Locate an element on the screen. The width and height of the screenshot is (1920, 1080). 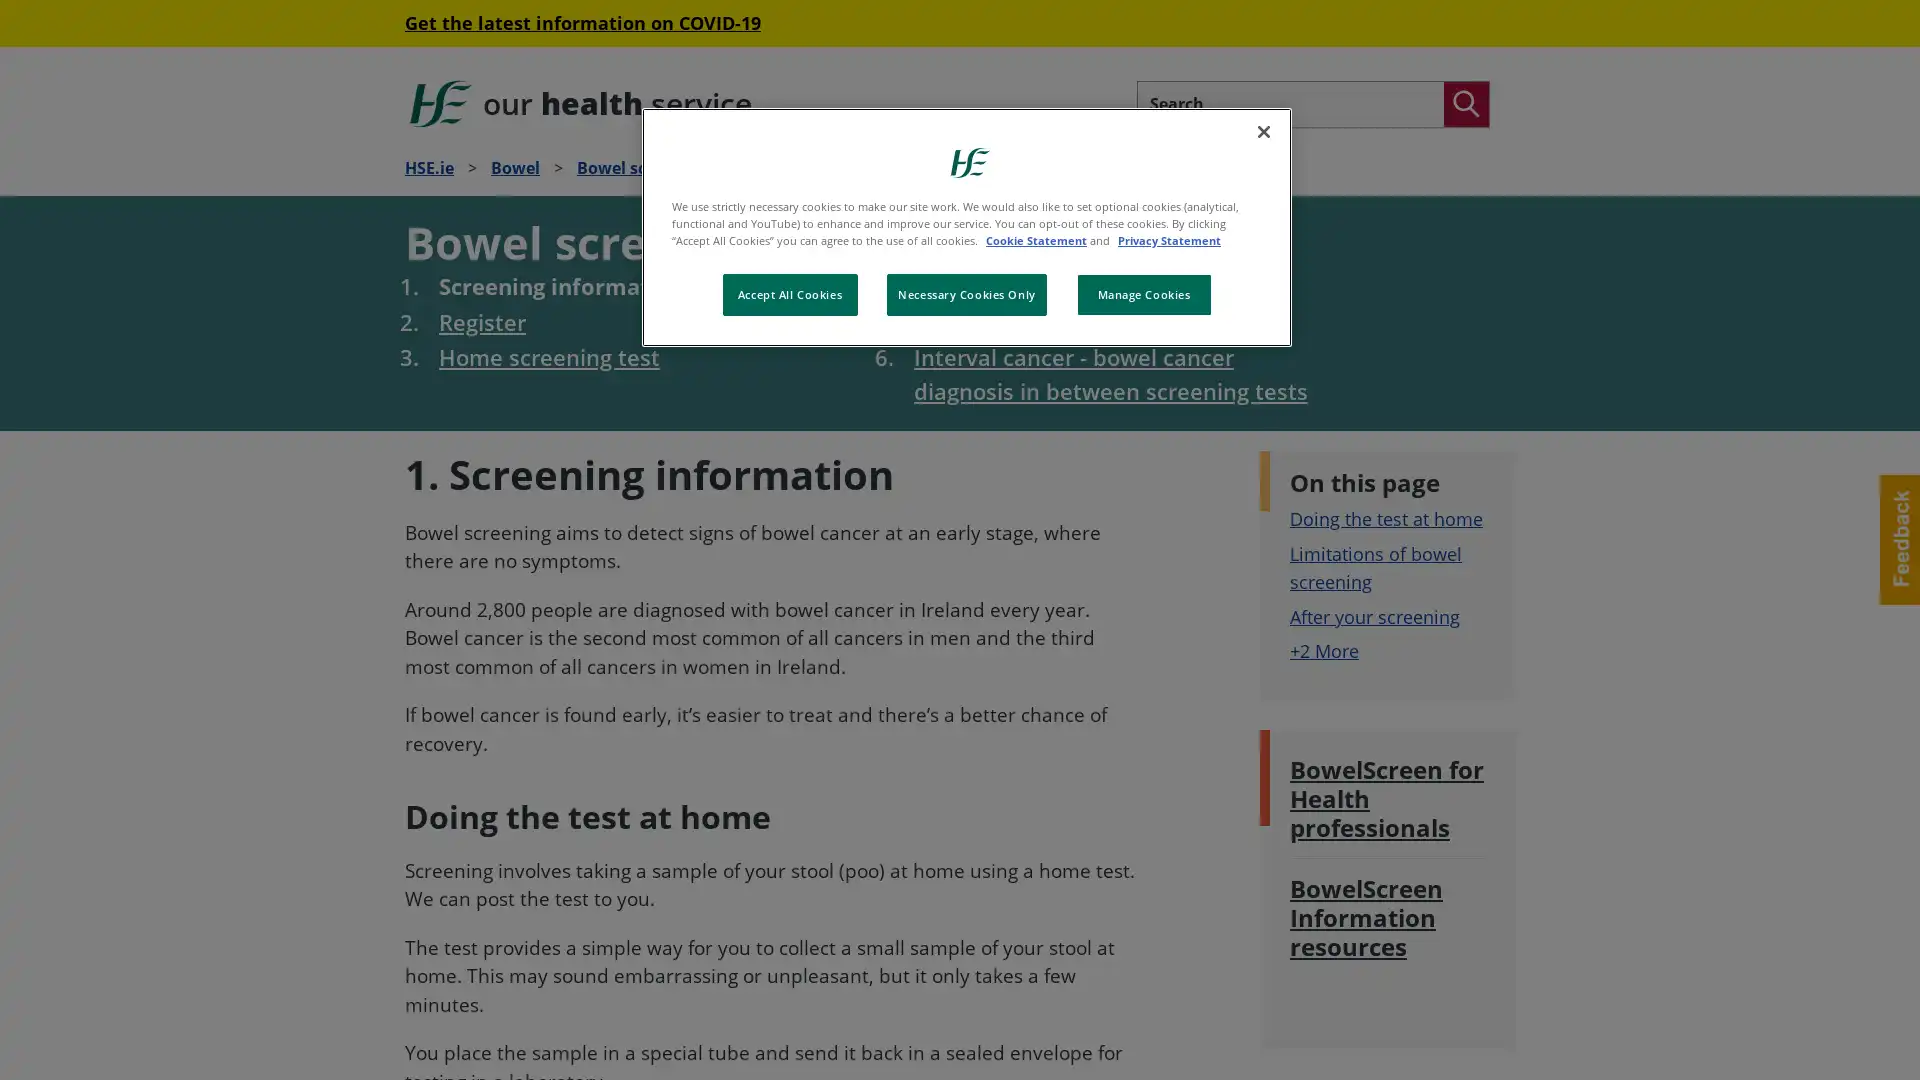
Manage Cookies is located at coordinates (1143, 294).